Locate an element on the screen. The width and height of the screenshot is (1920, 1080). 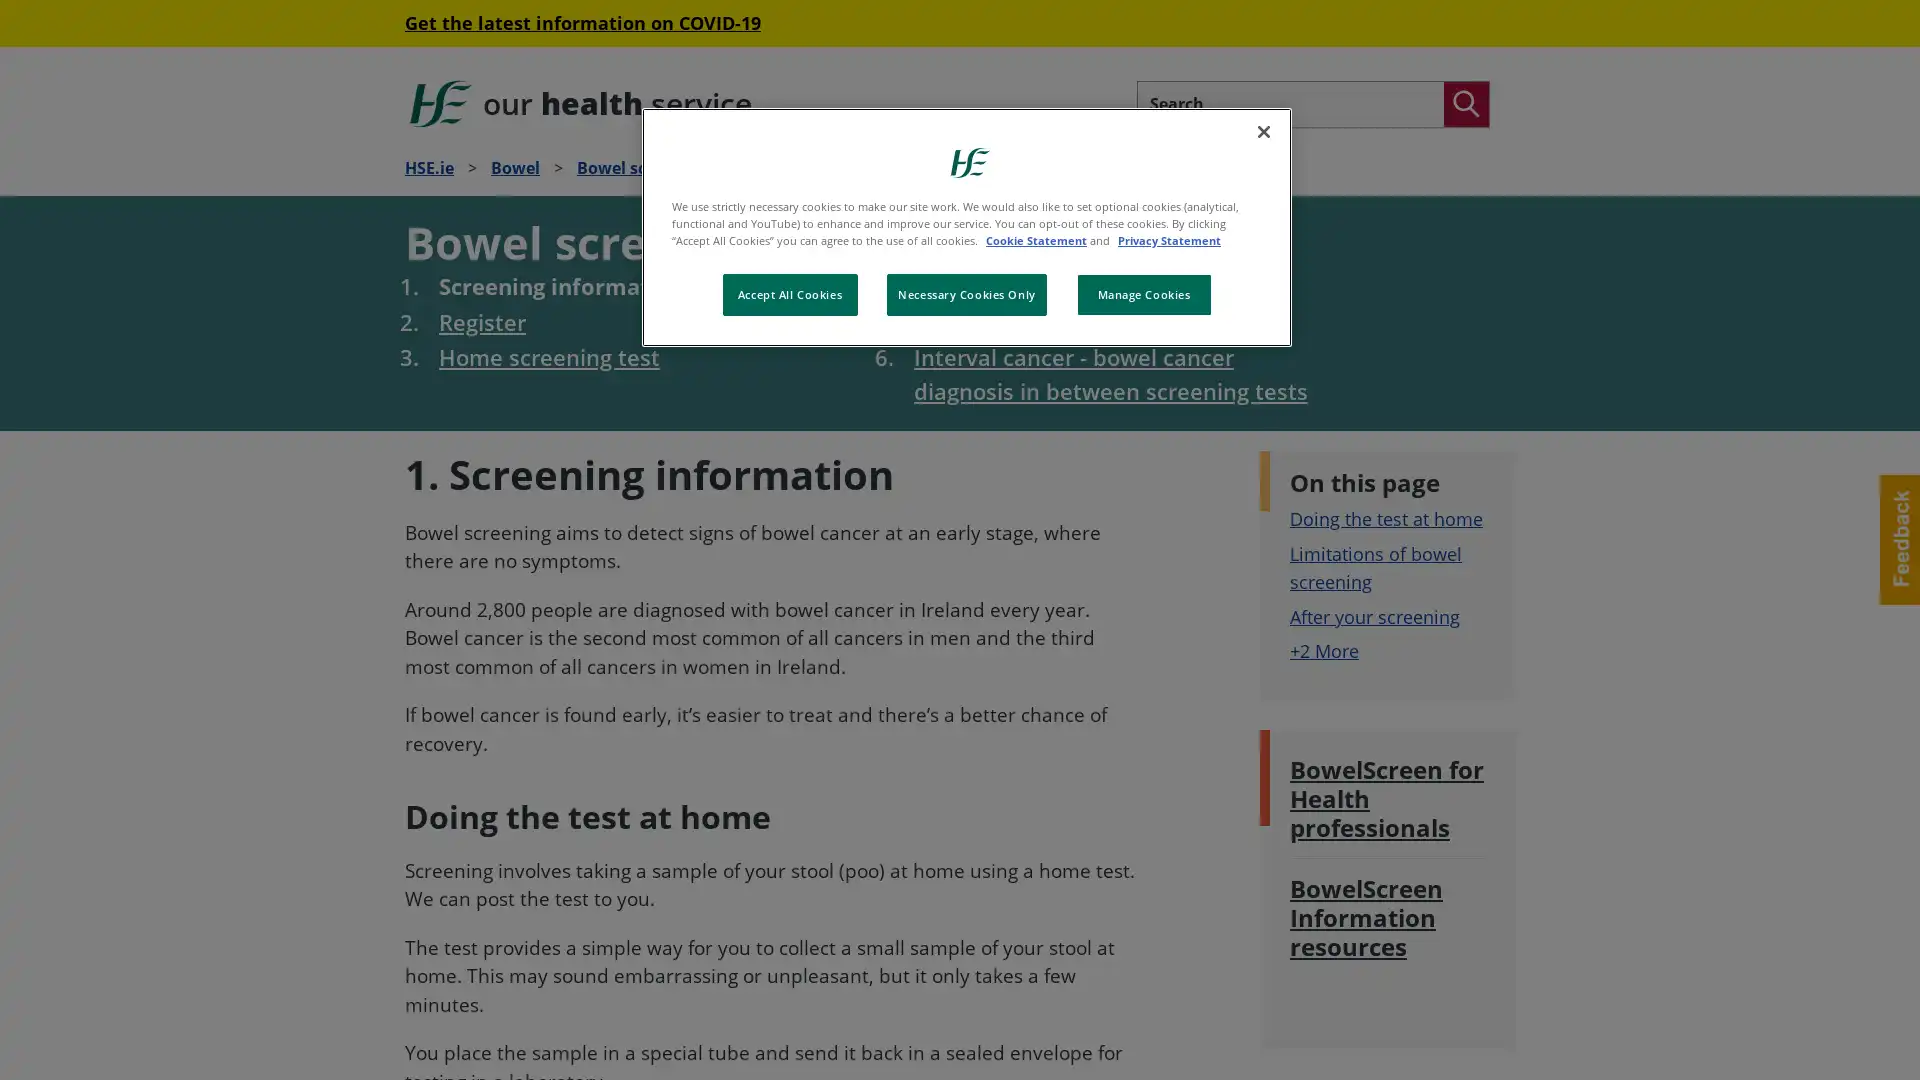
Manage Cookies is located at coordinates (1143, 294).